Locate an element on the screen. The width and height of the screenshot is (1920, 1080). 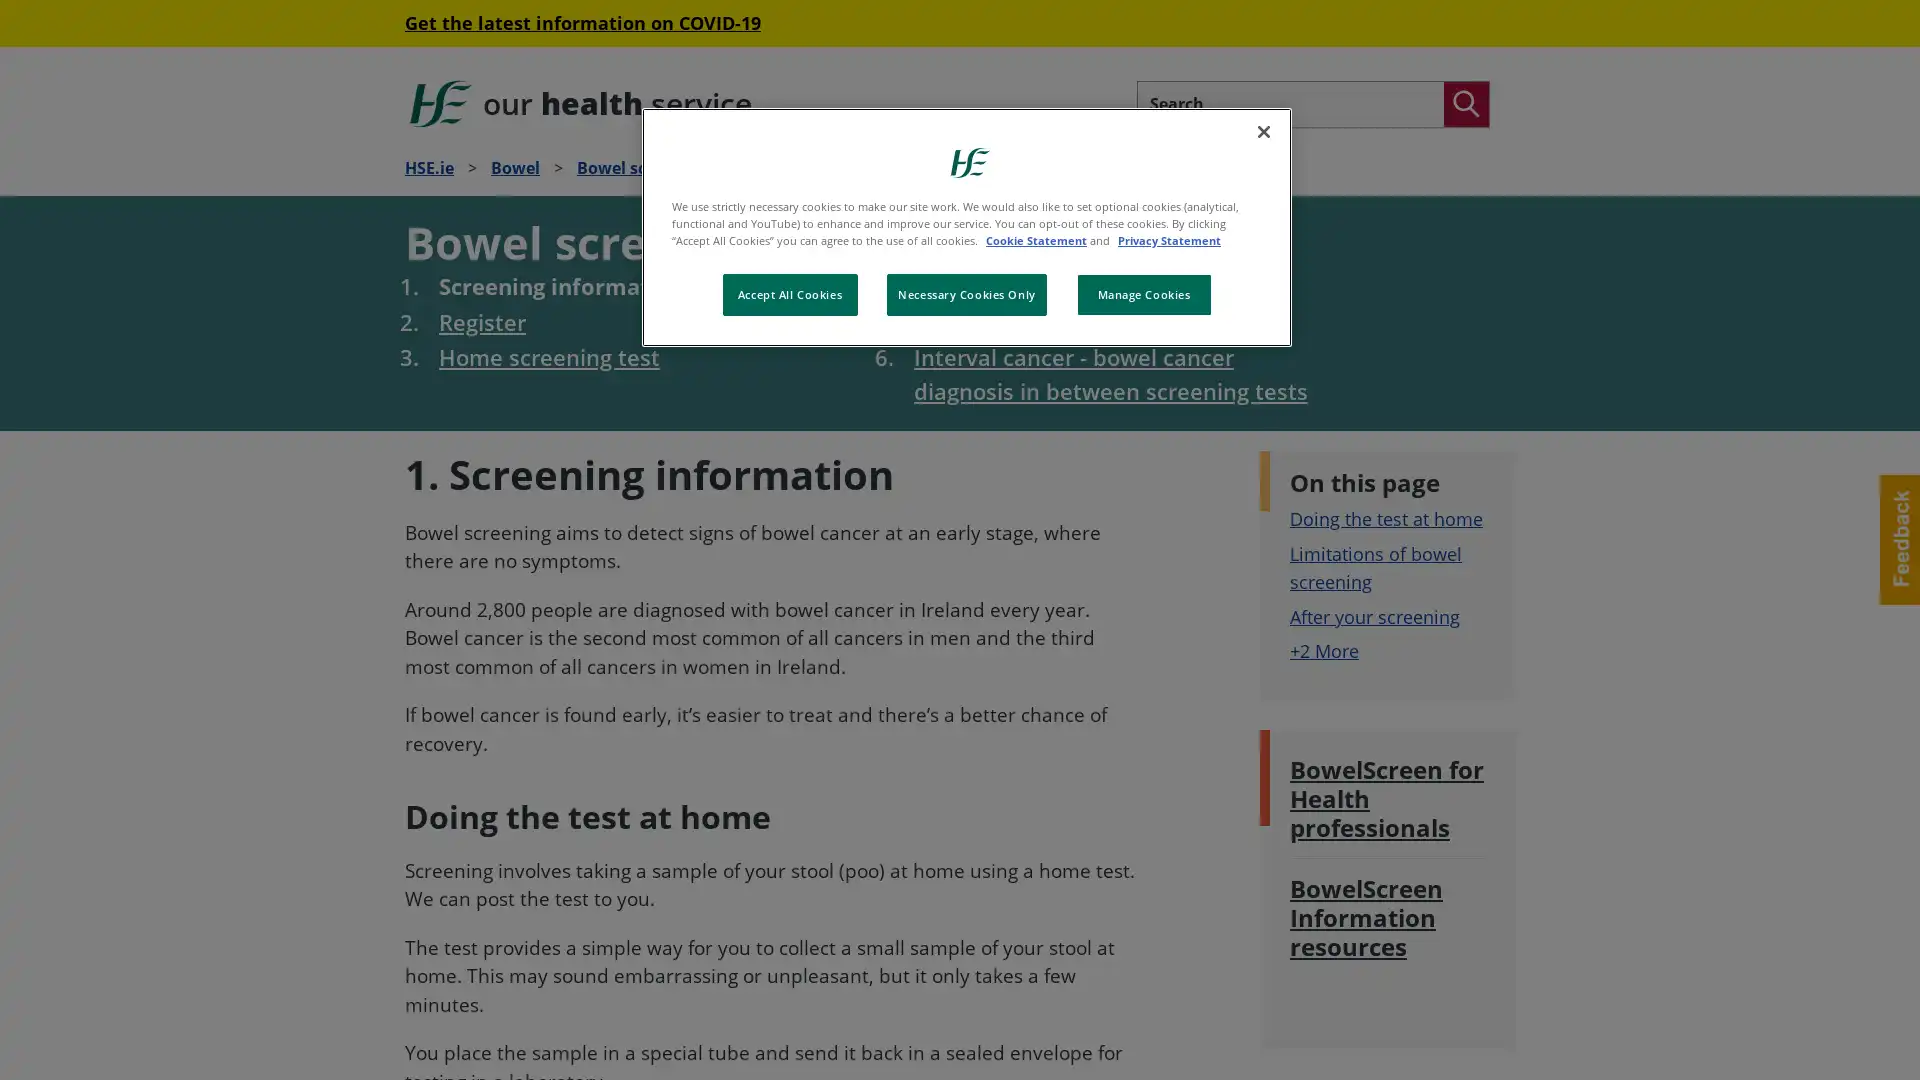
Manage Cookies is located at coordinates (1143, 294).